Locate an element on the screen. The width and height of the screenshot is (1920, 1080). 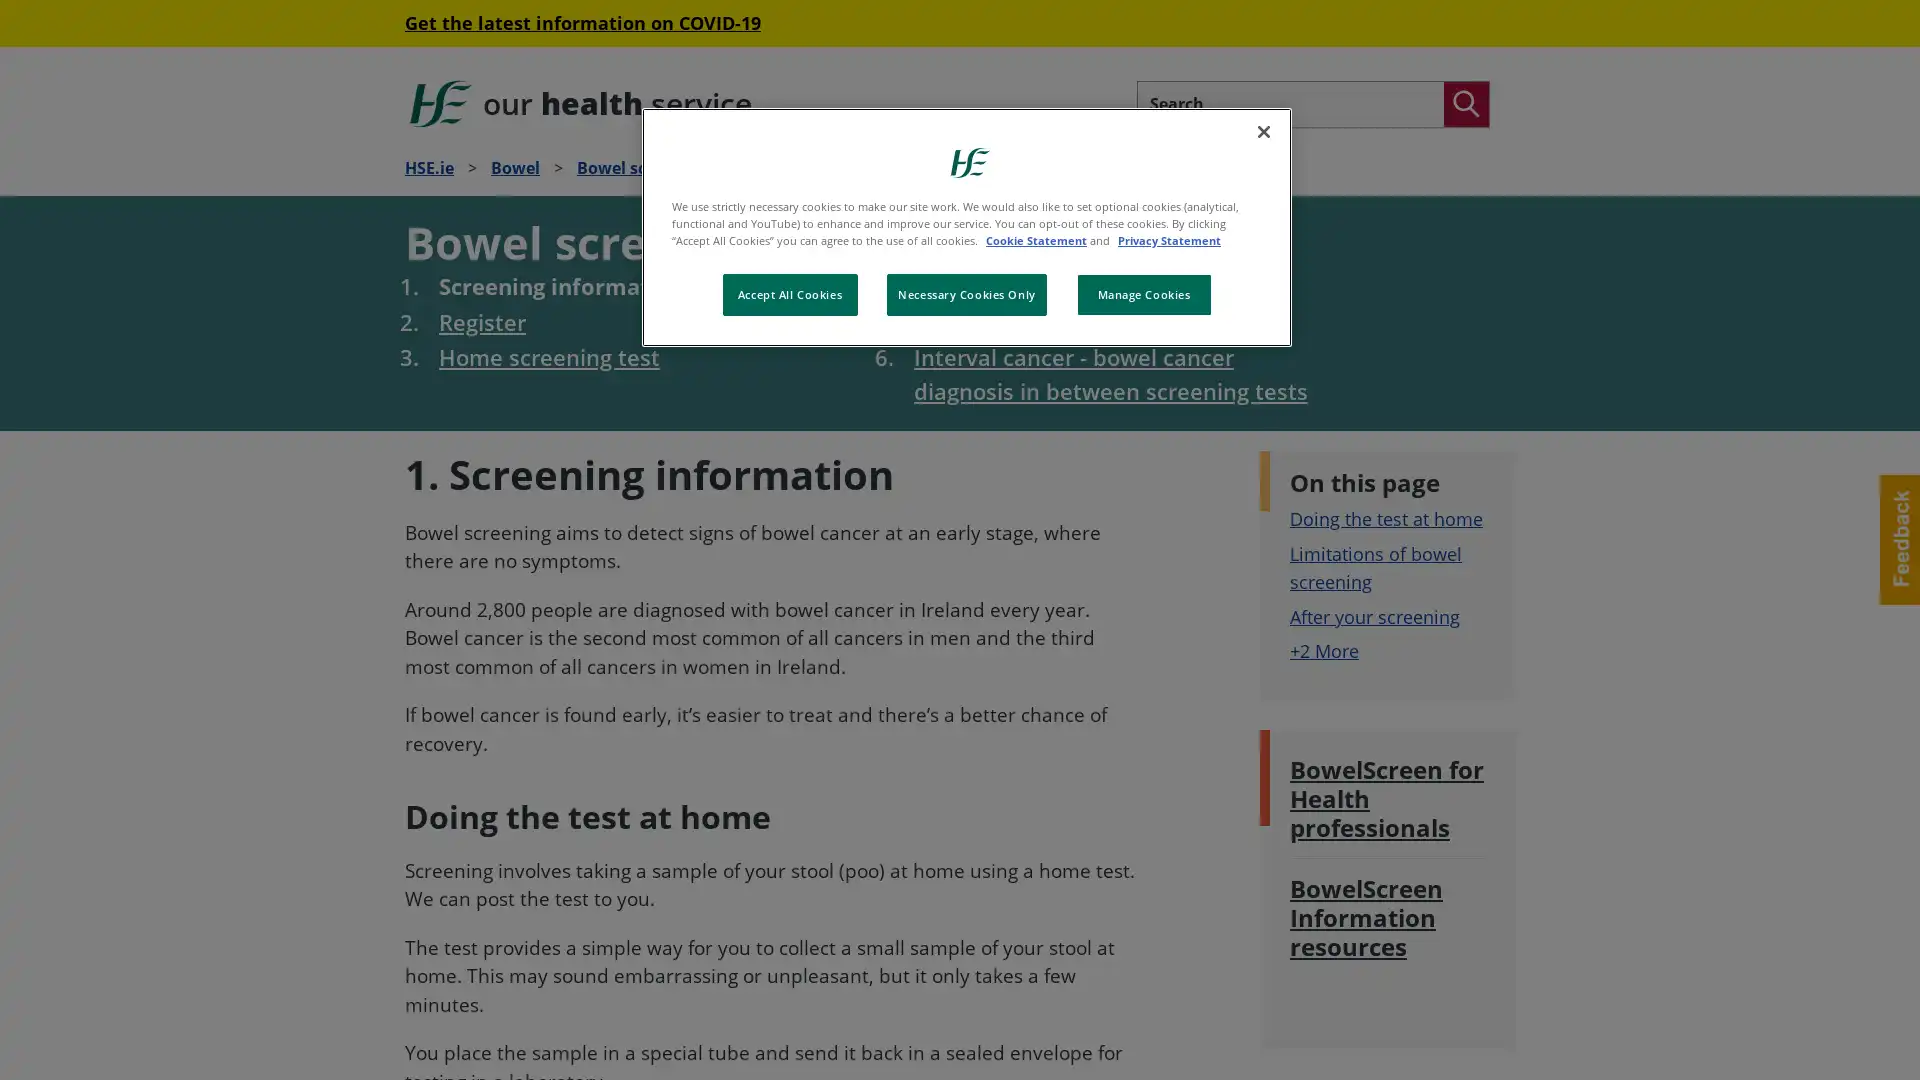
Manage Cookies is located at coordinates (1143, 294).